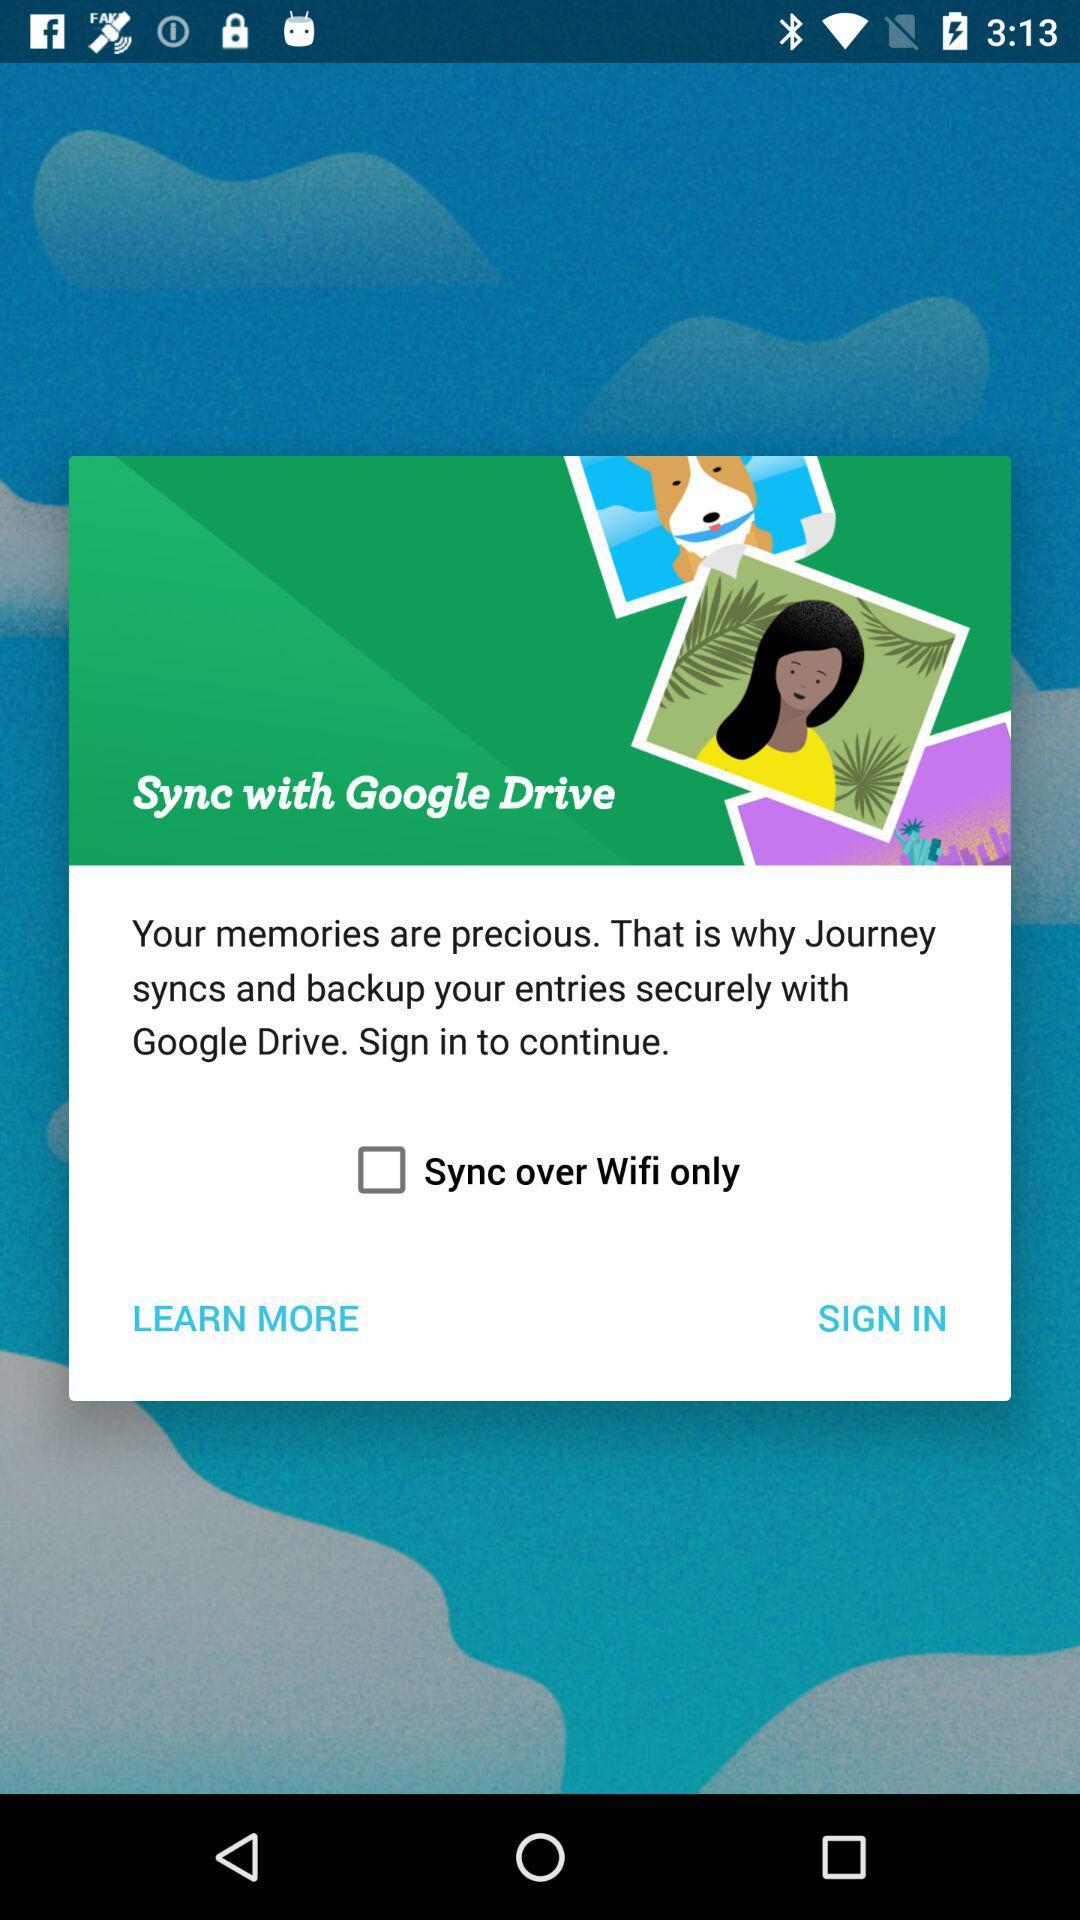 The height and width of the screenshot is (1920, 1080). I want to click on the sync over wifi item, so click(540, 1170).